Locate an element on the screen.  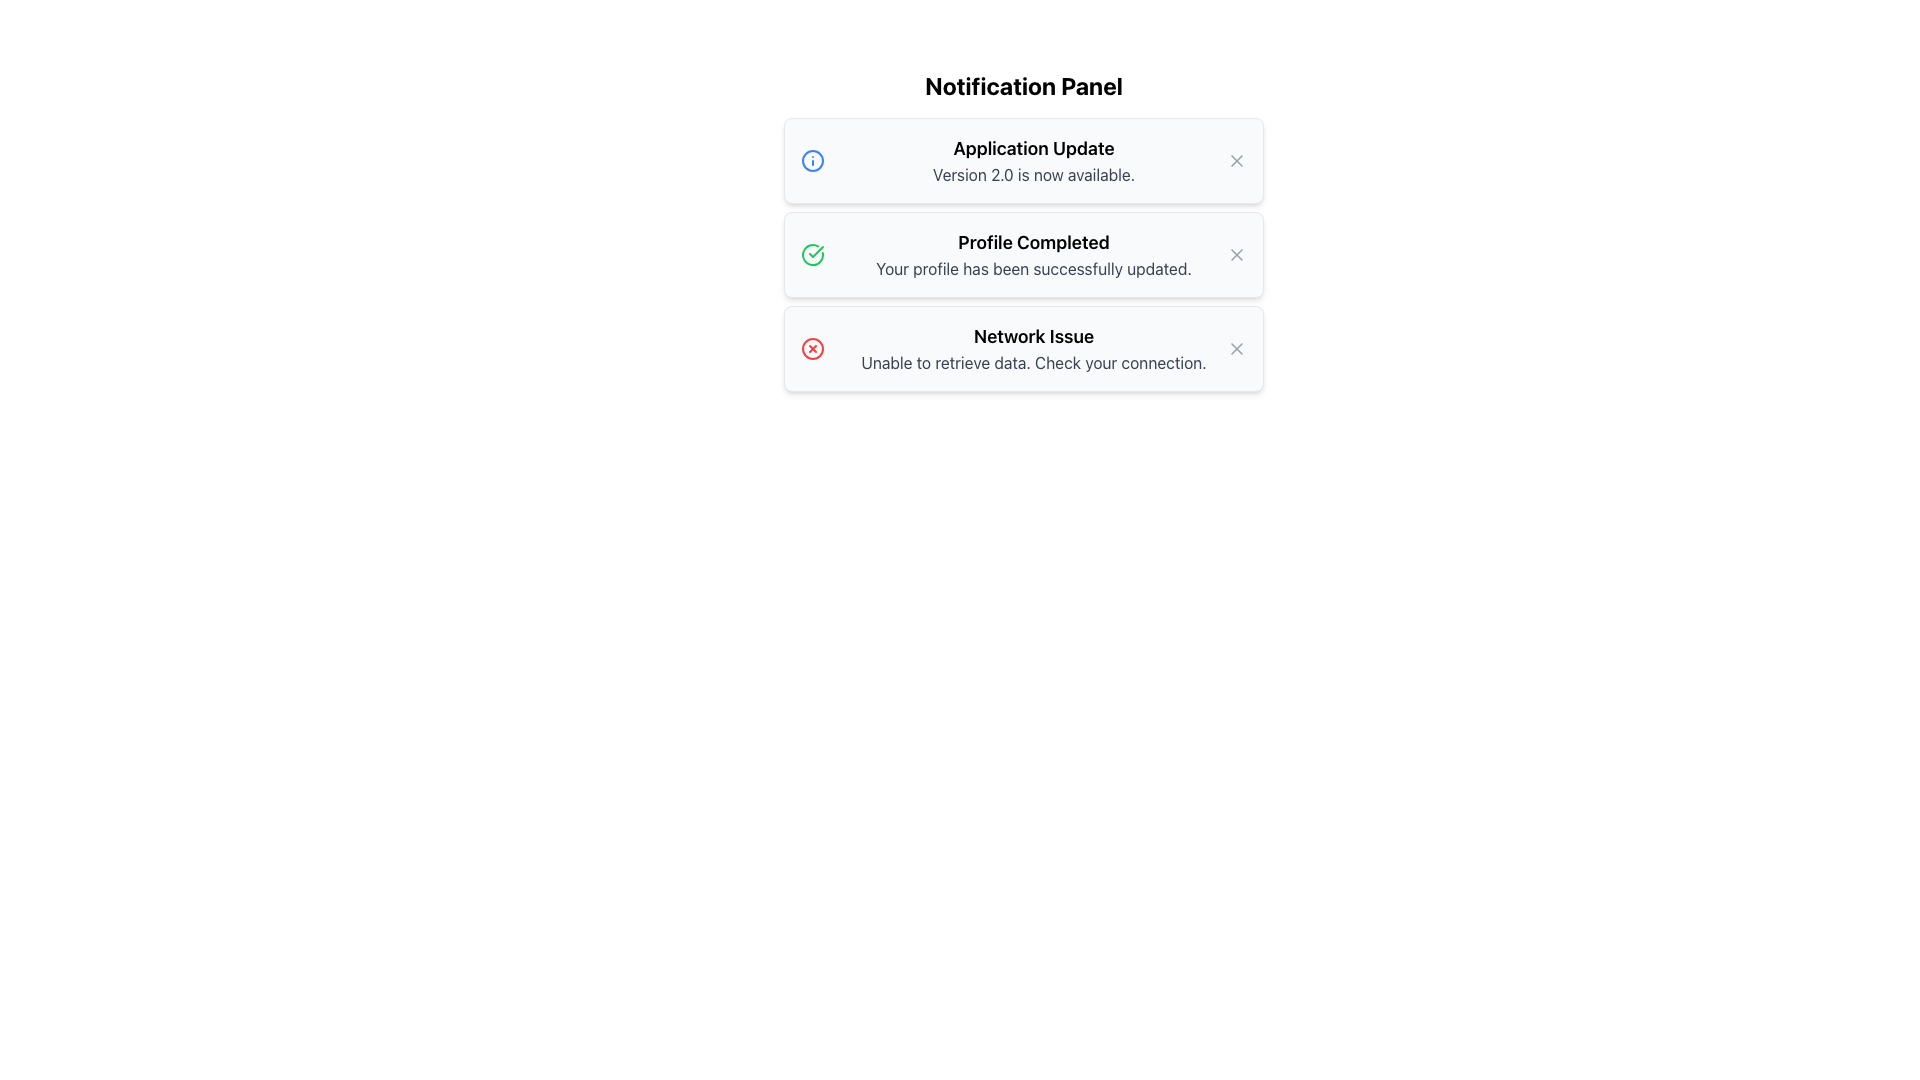
the close button located at the far right of the 'Network Issue' notification card is located at coordinates (1236, 347).